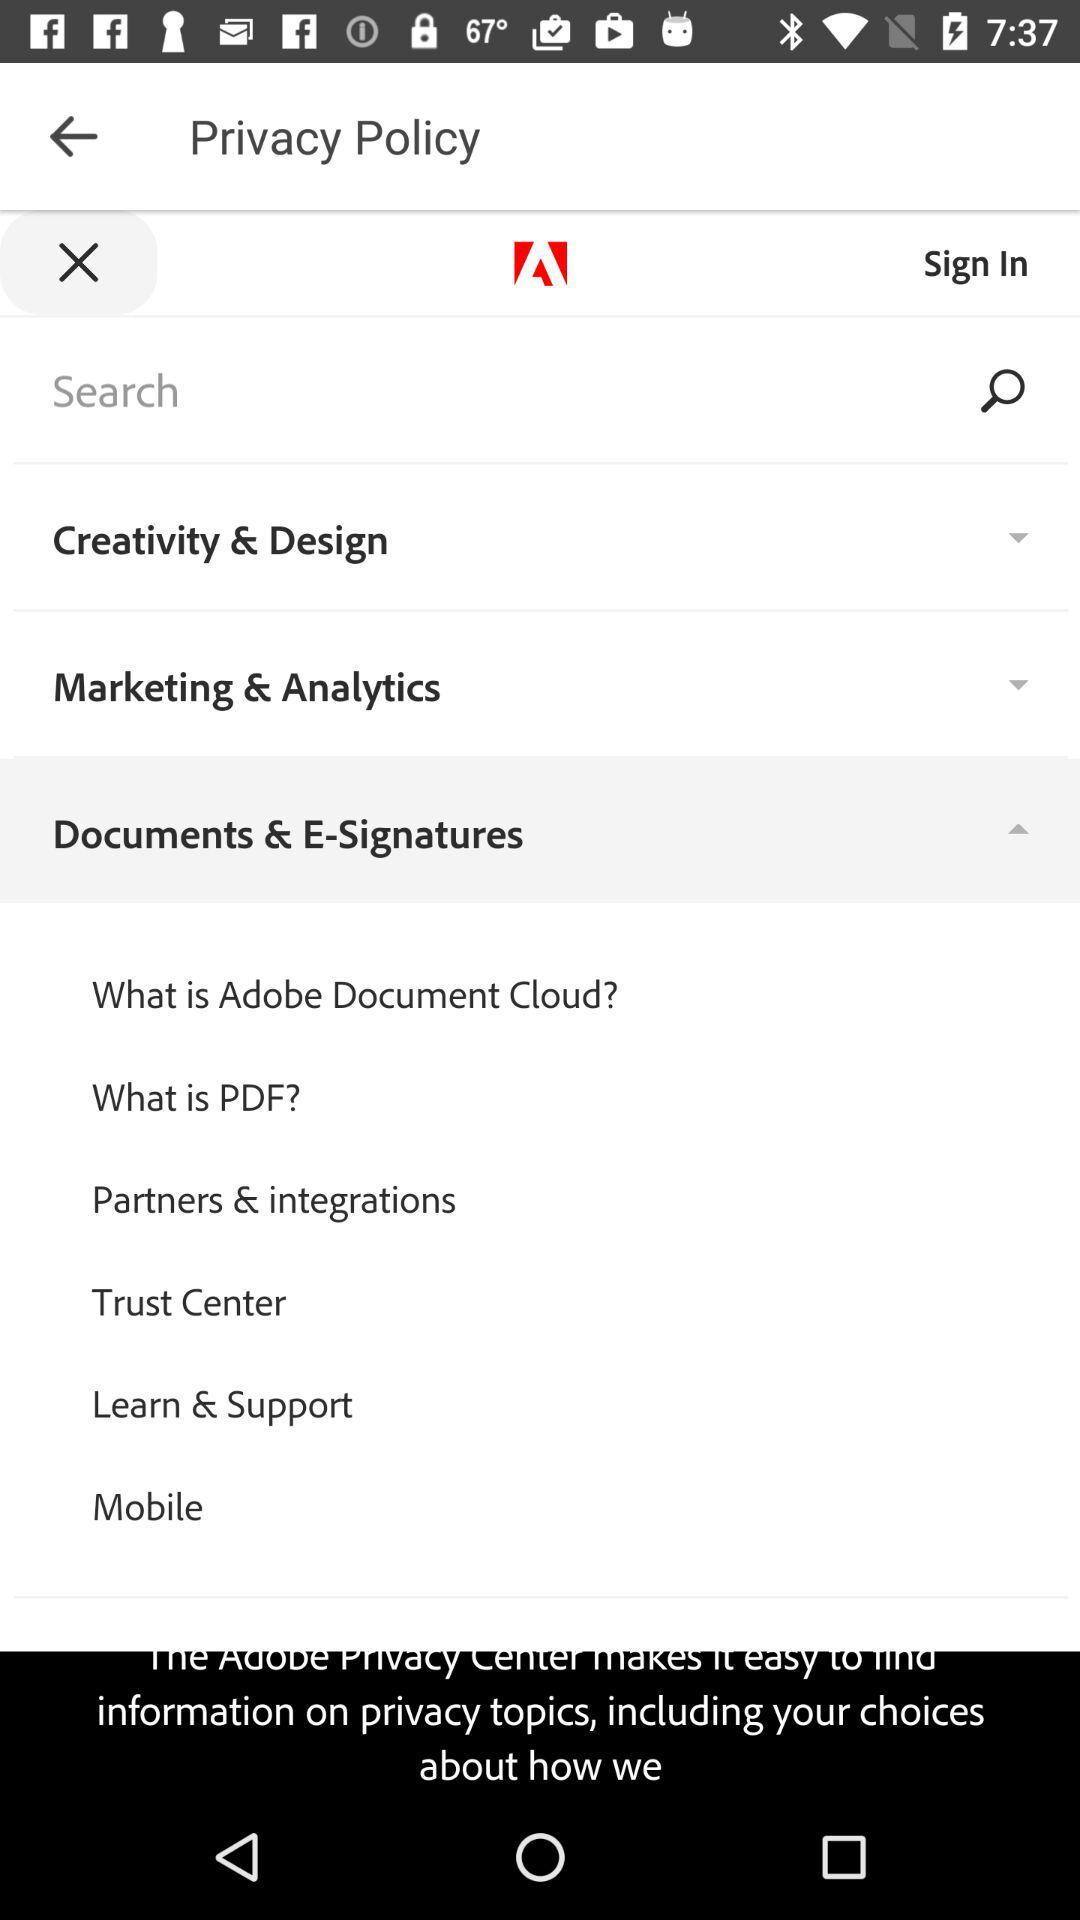  Describe the element at coordinates (540, 1002) in the screenshot. I see `accordion of various information` at that location.